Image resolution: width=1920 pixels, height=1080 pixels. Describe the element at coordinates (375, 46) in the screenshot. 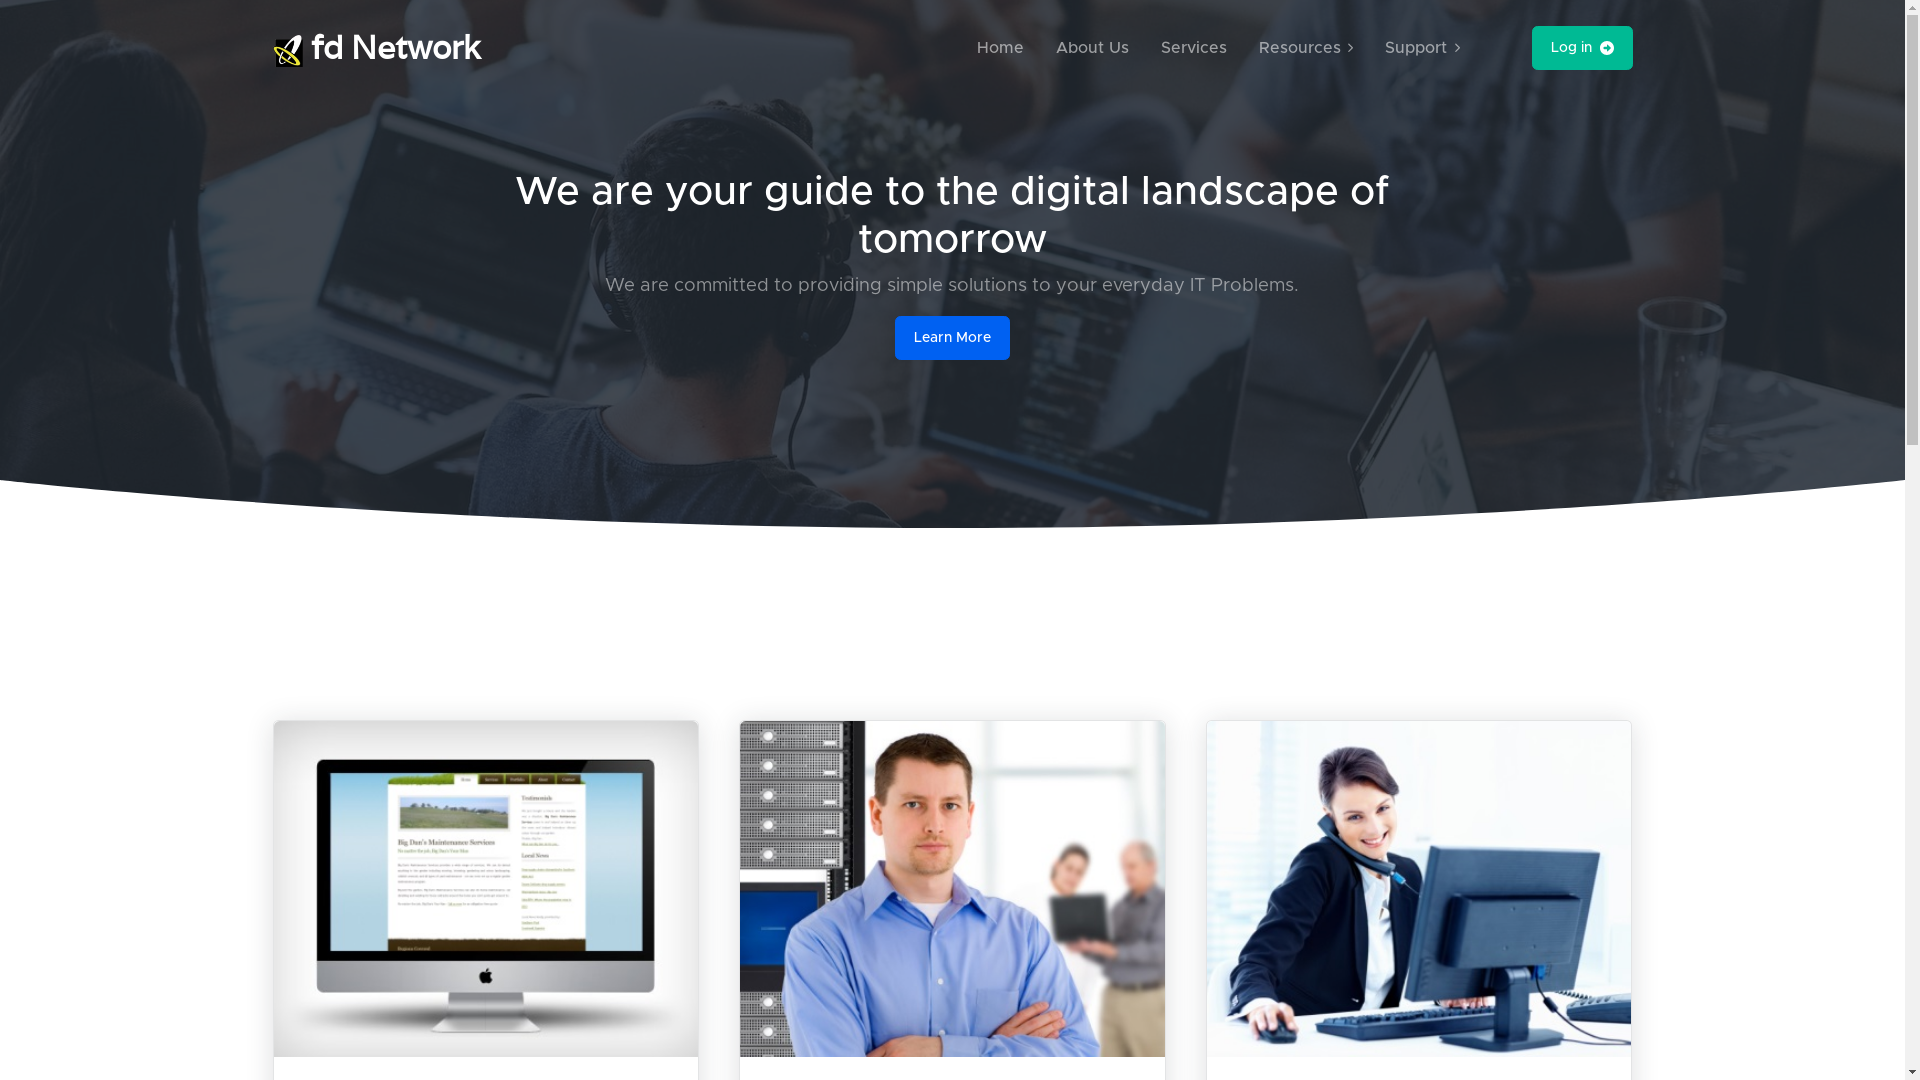

I see `'fd Network'` at that location.